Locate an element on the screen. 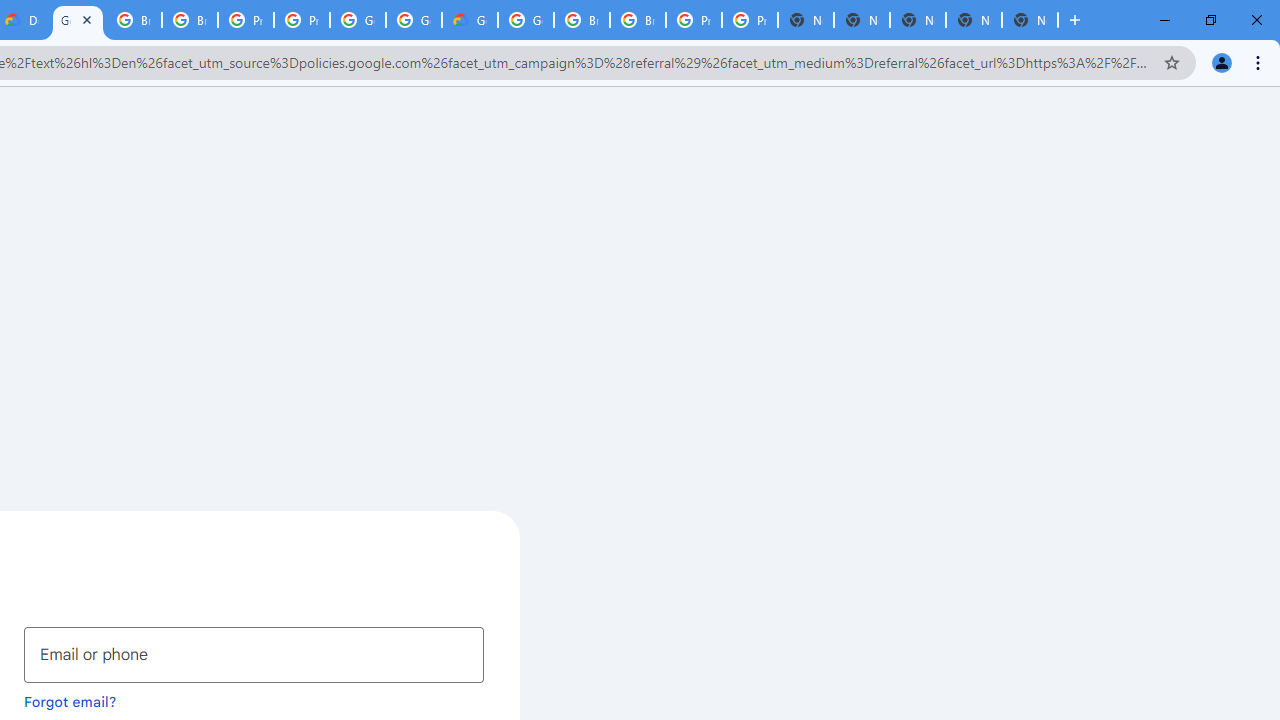 The width and height of the screenshot is (1280, 720). 'Google Cloud Platform' is located at coordinates (526, 20).